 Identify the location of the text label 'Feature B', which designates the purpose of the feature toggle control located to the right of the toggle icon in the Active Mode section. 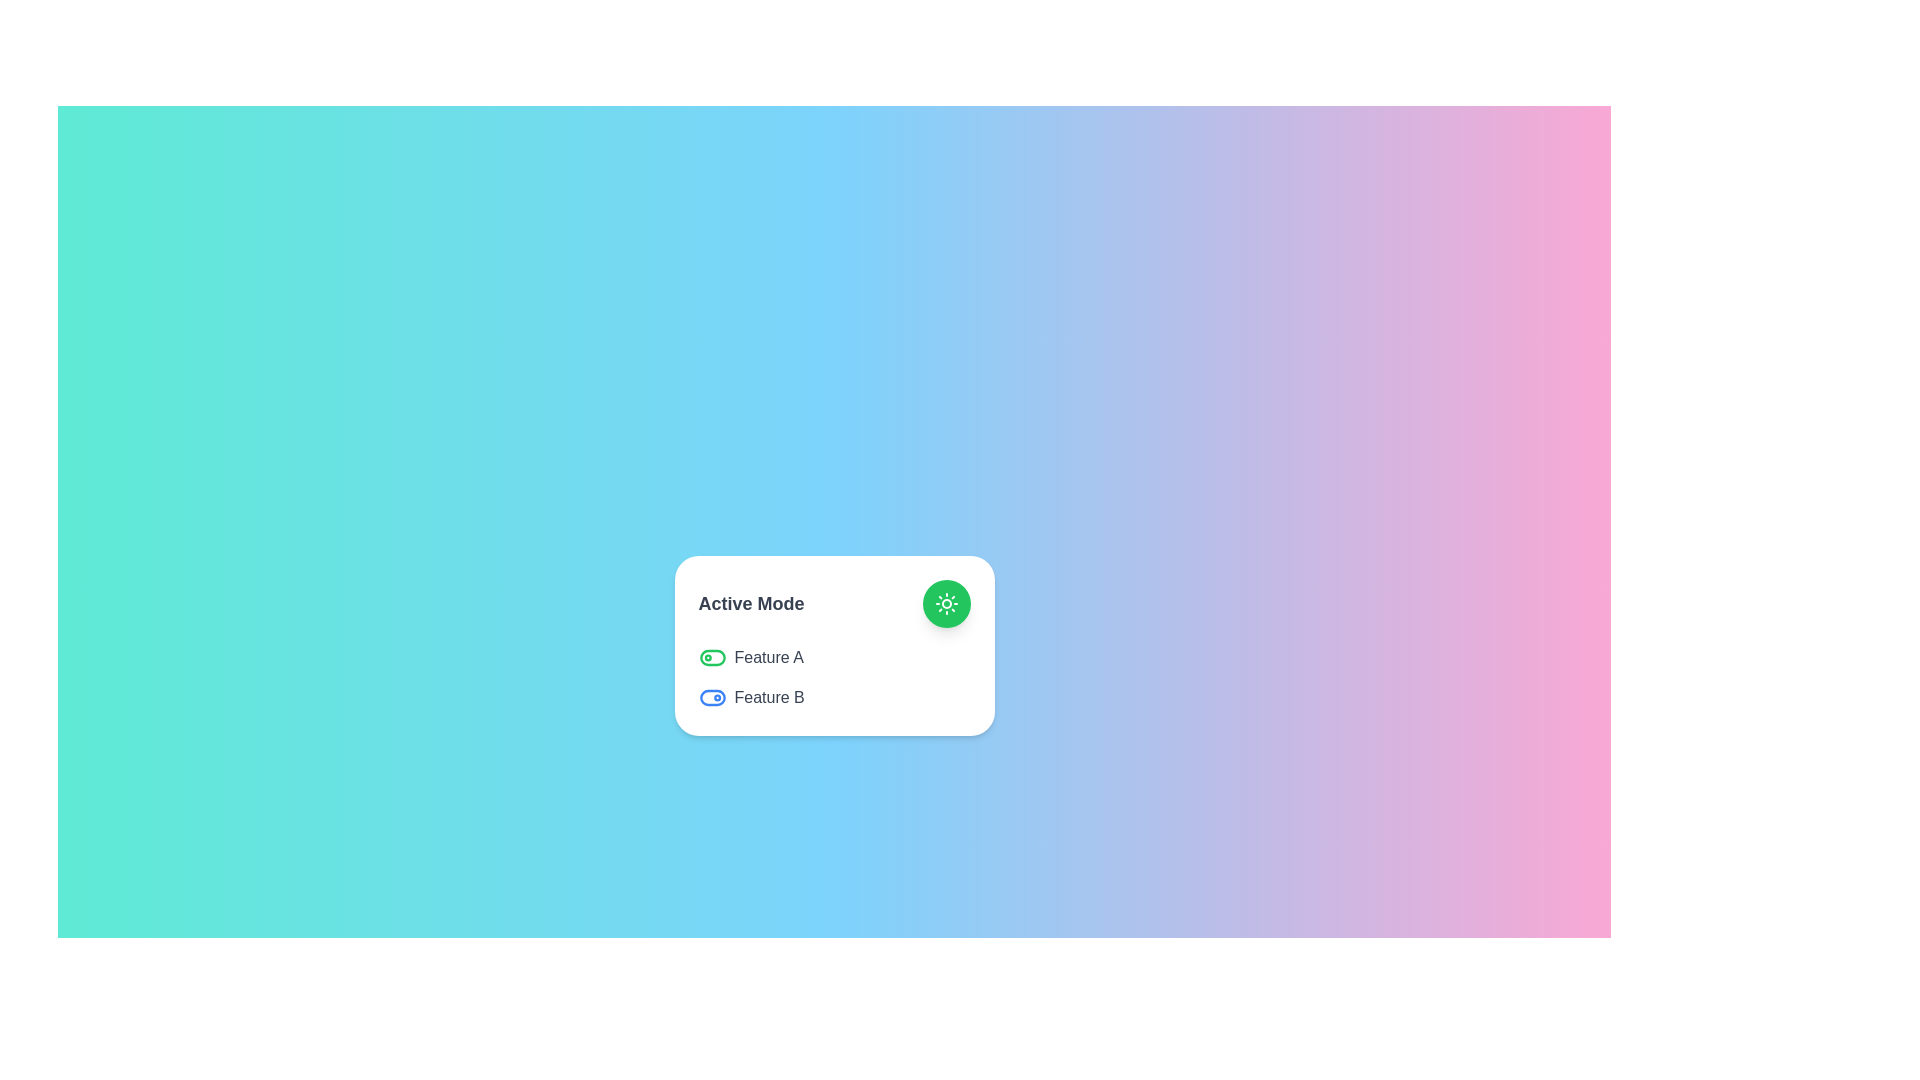
(768, 697).